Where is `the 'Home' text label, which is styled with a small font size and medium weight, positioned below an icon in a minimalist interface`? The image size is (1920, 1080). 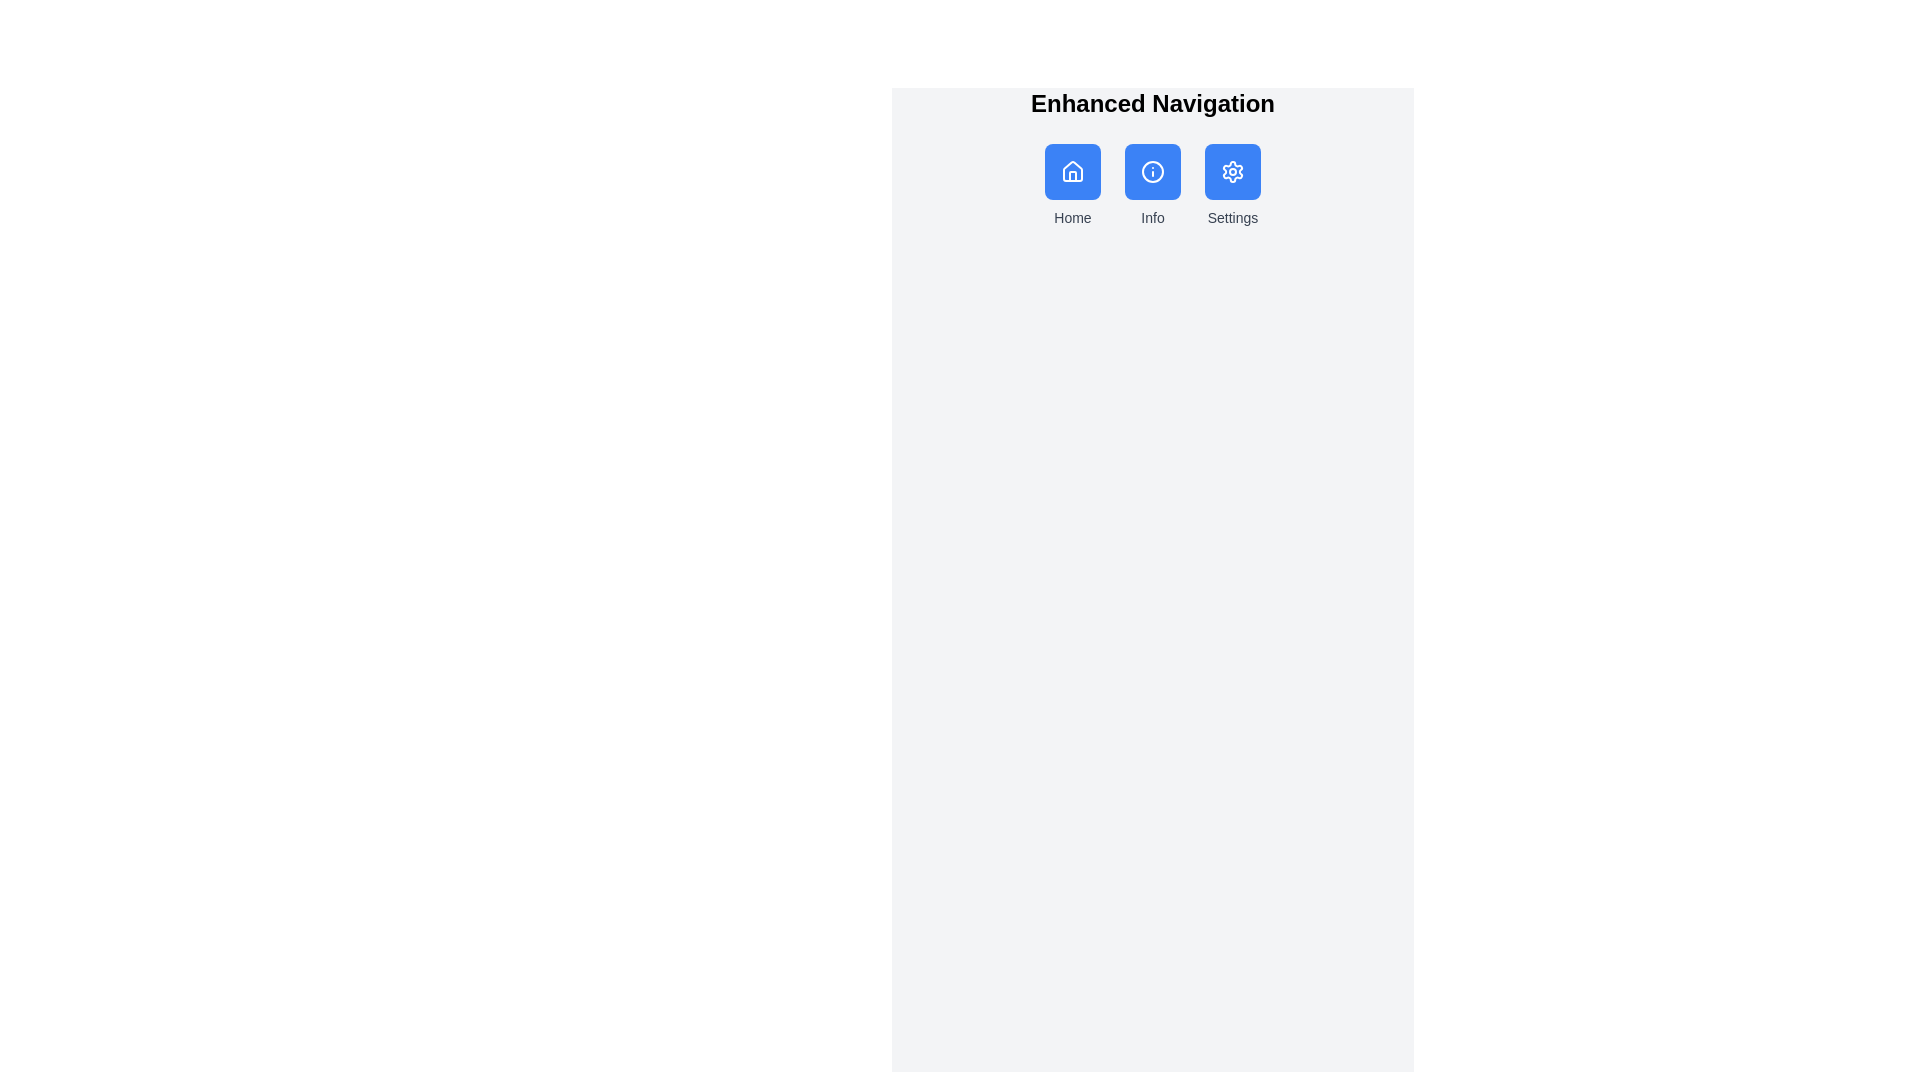
the 'Home' text label, which is styled with a small font size and medium weight, positioned below an icon in a minimalist interface is located at coordinates (1071, 218).